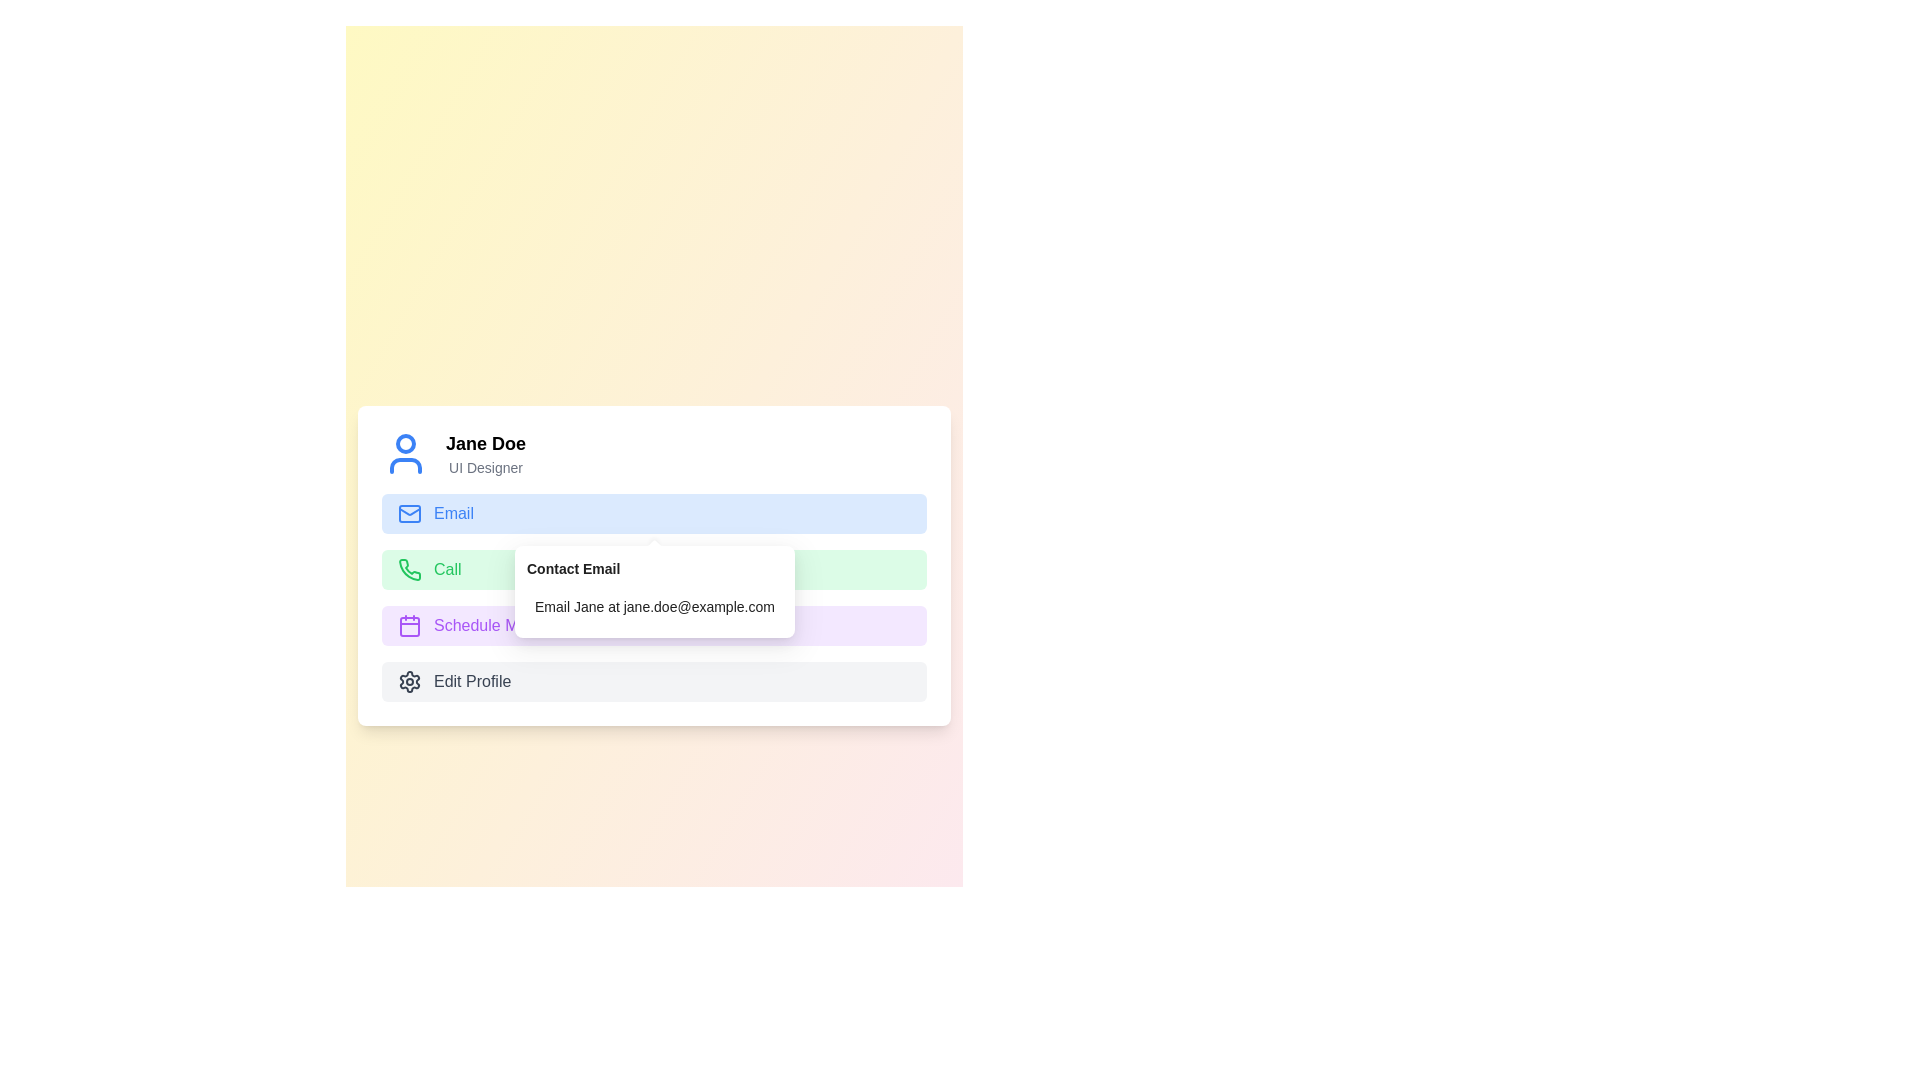 This screenshot has width=1920, height=1080. Describe the element at coordinates (408, 570) in the screenshot. I see `the green phone icon that indicates a call function, located to the left of the word 'Call'` at that location.